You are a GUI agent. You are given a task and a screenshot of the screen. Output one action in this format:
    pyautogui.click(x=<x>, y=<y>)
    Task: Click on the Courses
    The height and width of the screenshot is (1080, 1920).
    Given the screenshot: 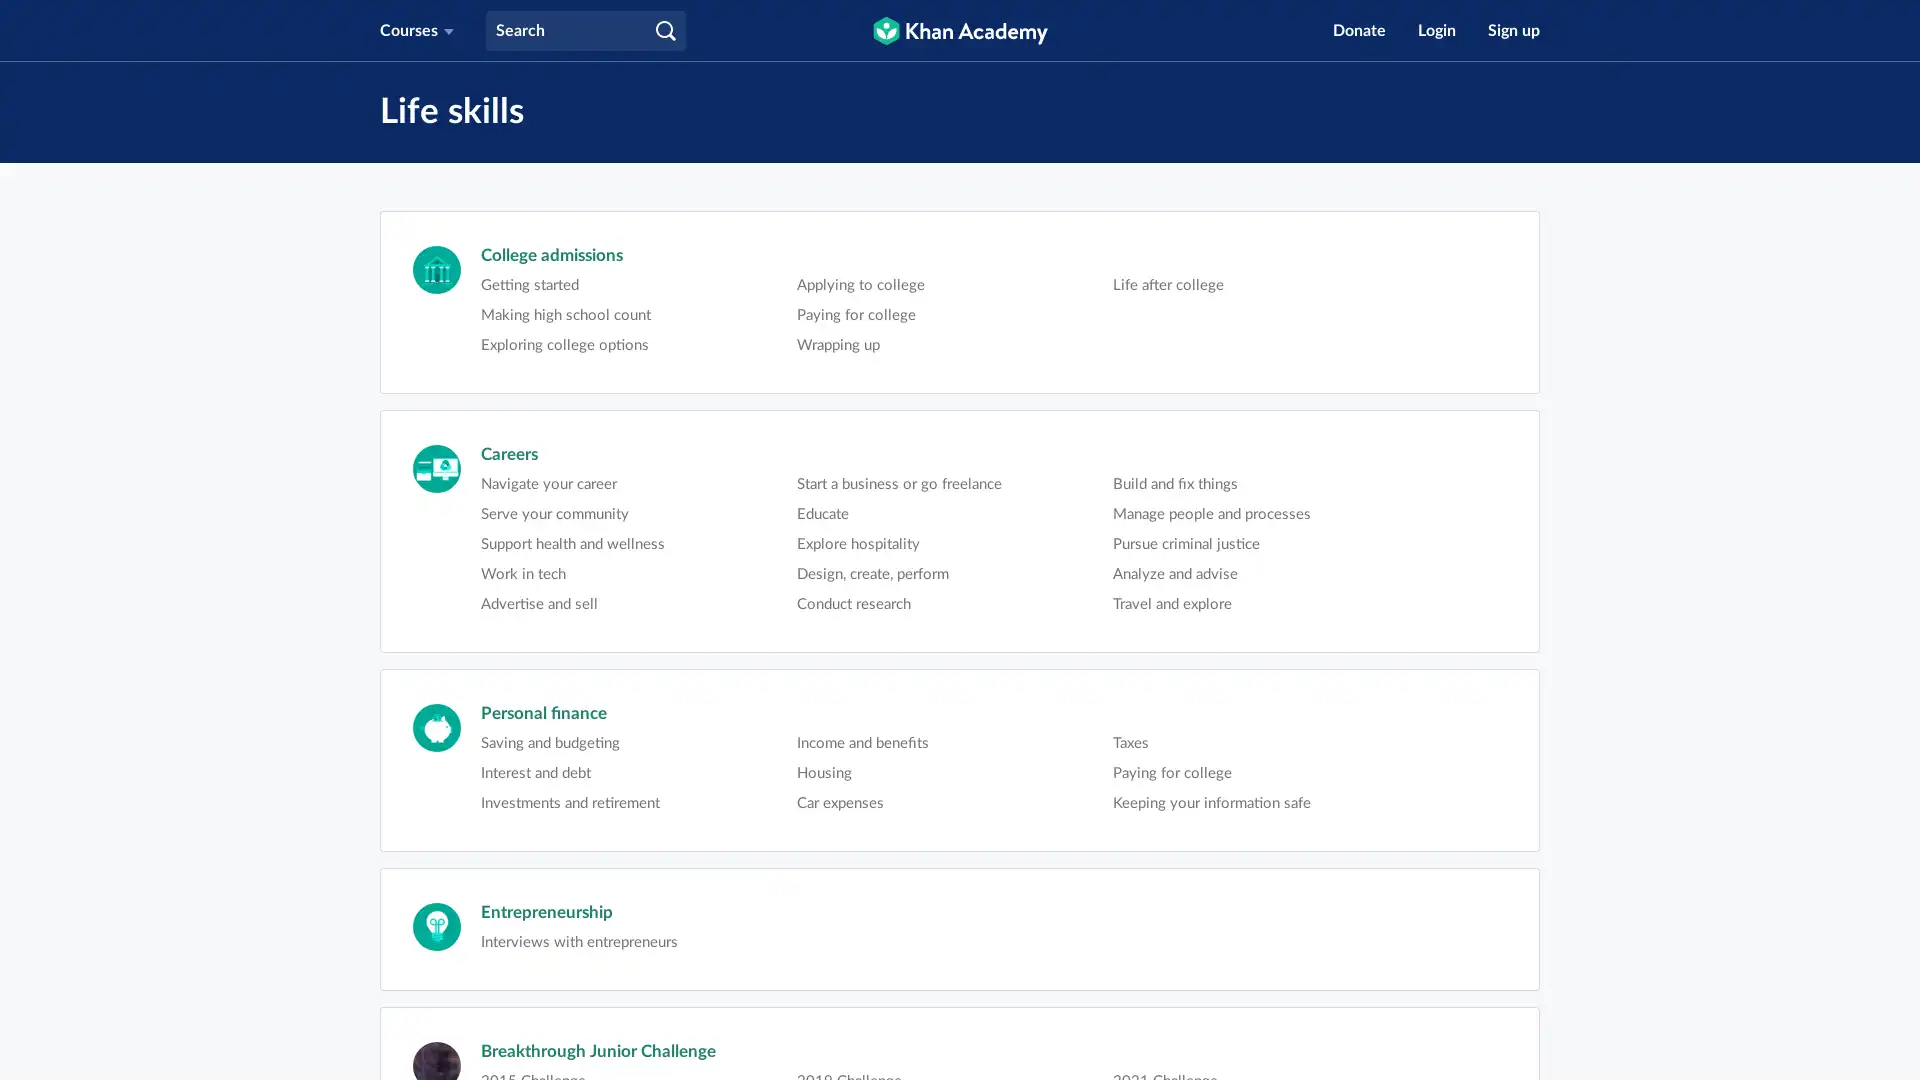 What is the action you would take?
    pyautogui.click(x=416, y=30)
    